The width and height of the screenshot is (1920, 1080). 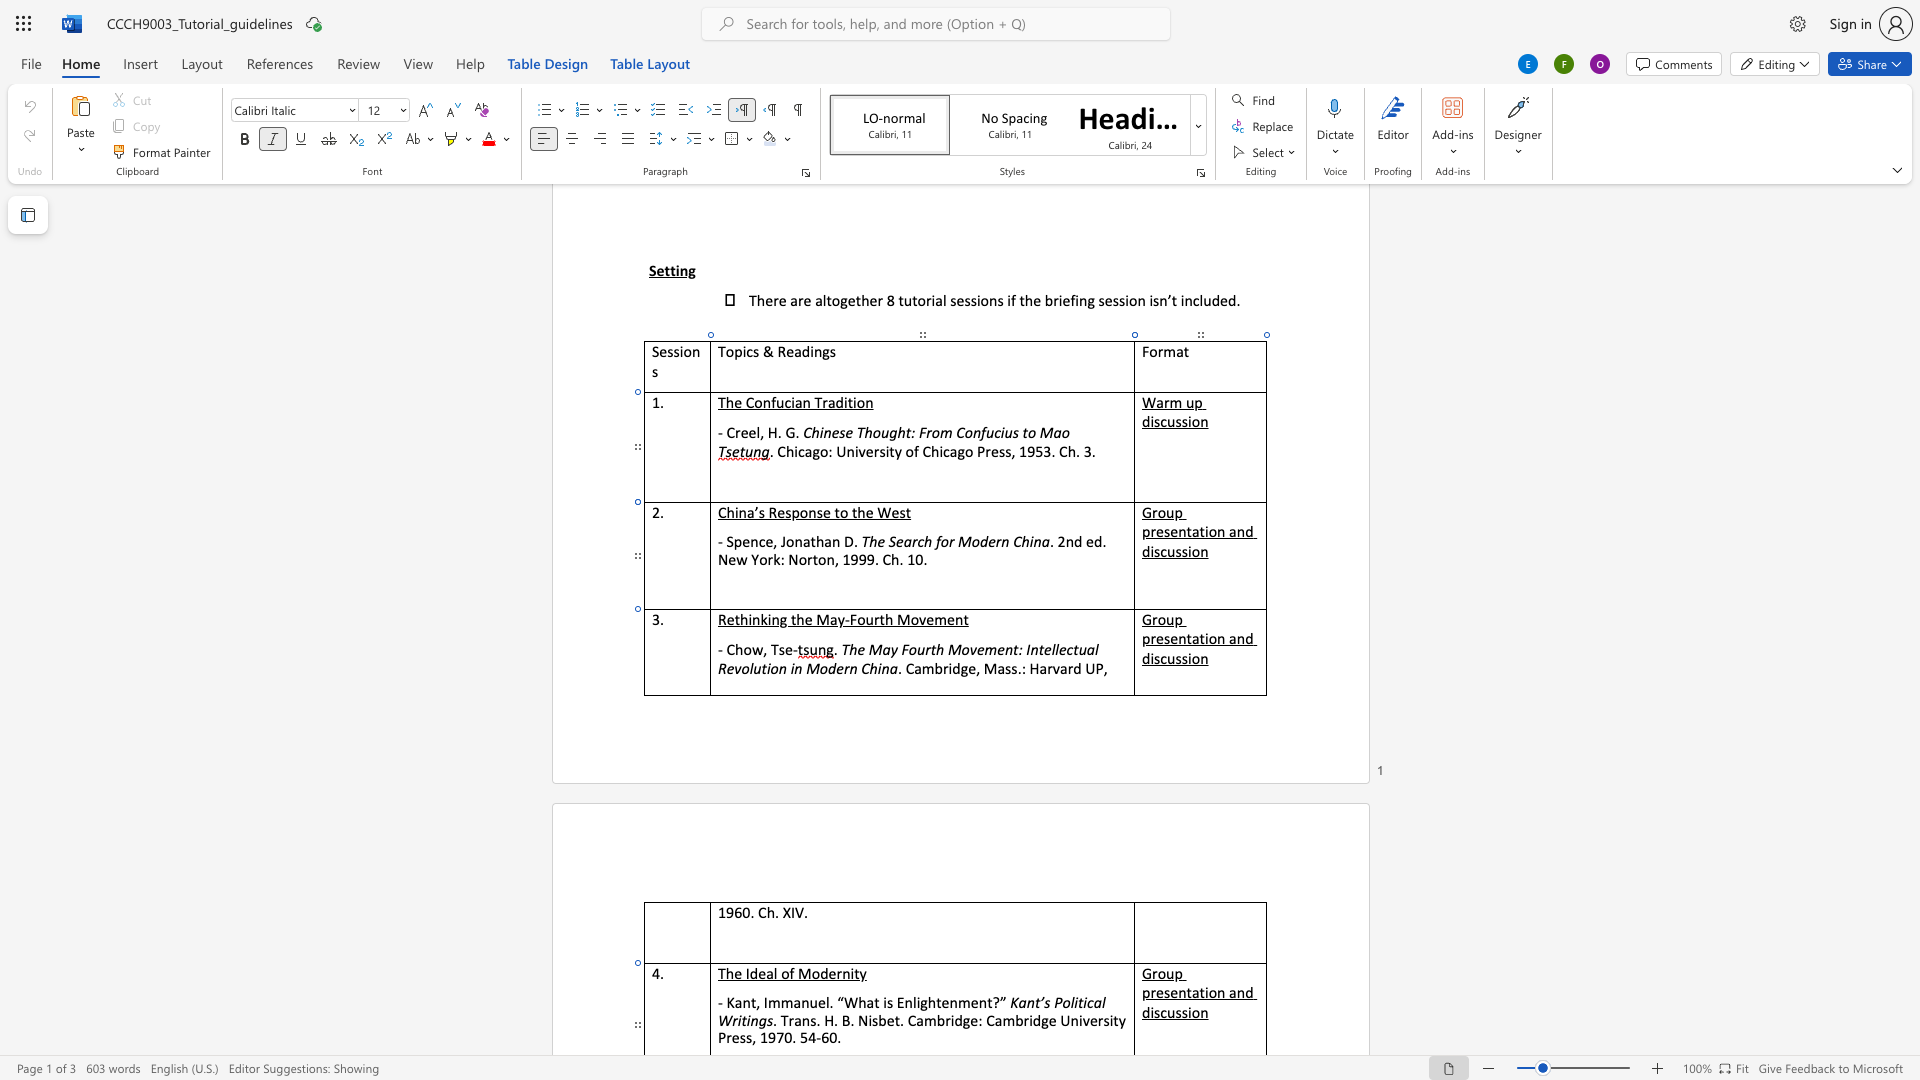 What do you see at coordinates (746, 618) in the screenshot?
I see `the space between the continuous character "h" and "i" in the text` at bounding box center [746, 618].